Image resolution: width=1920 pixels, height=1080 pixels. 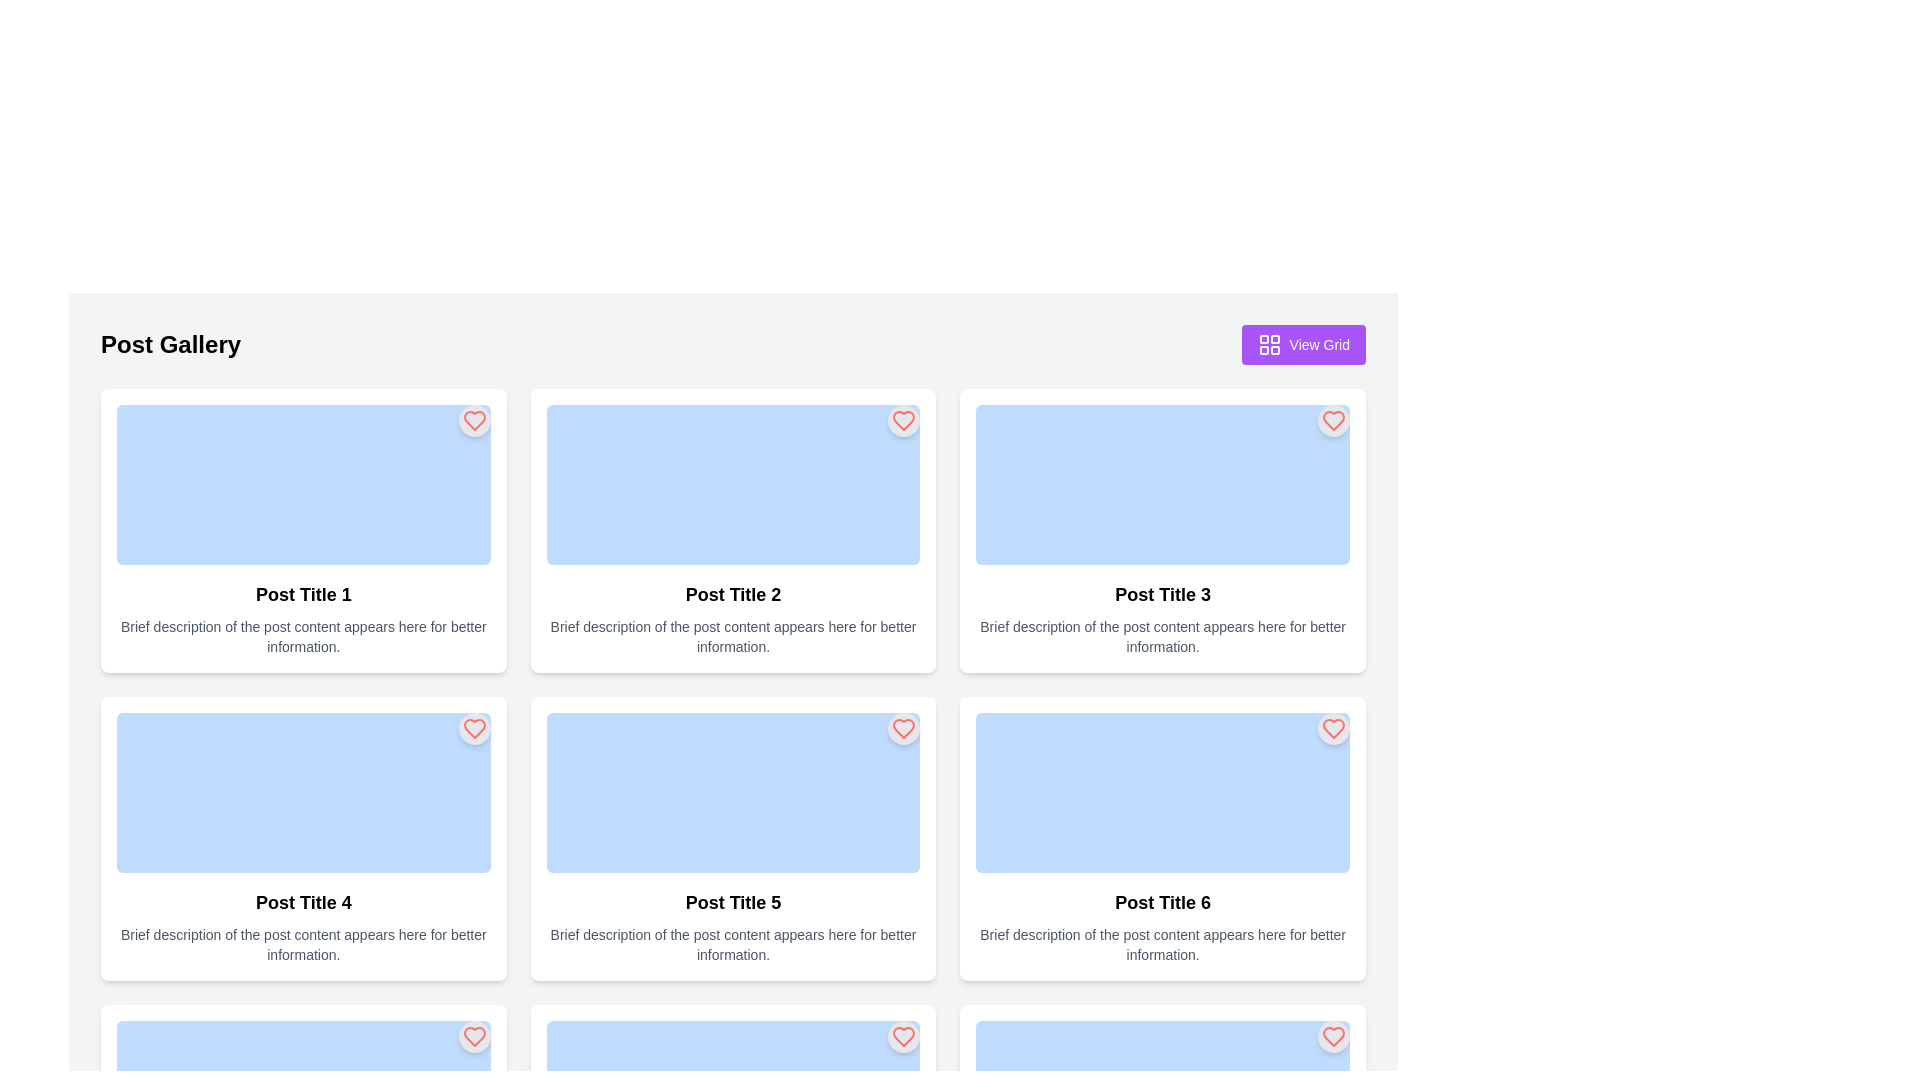 What do you see at coordinates (732, 636) in the screenshot?
I see `the text label displaying 'Brief description of the post content appears here for better information.' located below the title 'Post Title 2' in the second post card` at bounding box center [732, 636].